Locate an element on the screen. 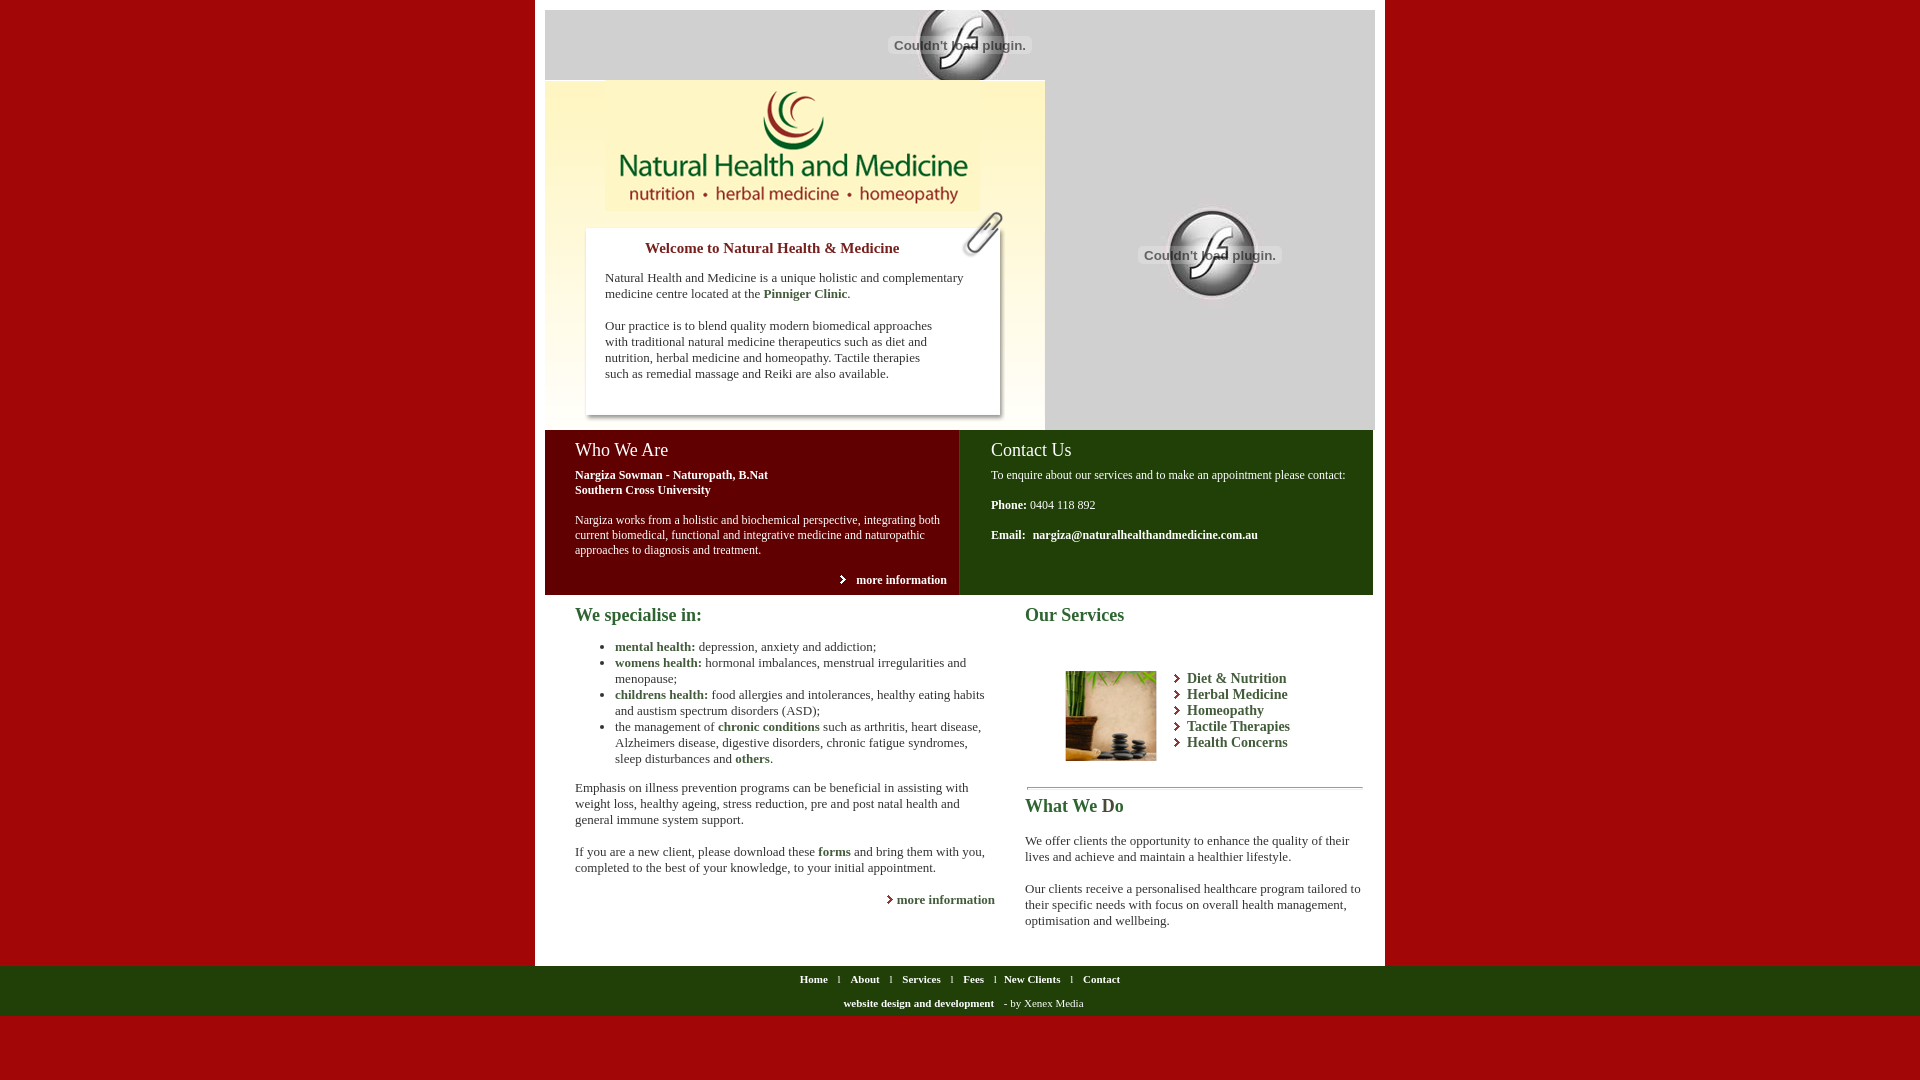 This screenshot has width=1920, height=1080. 'Homeopathy' is located at coordinates (1186, 709).